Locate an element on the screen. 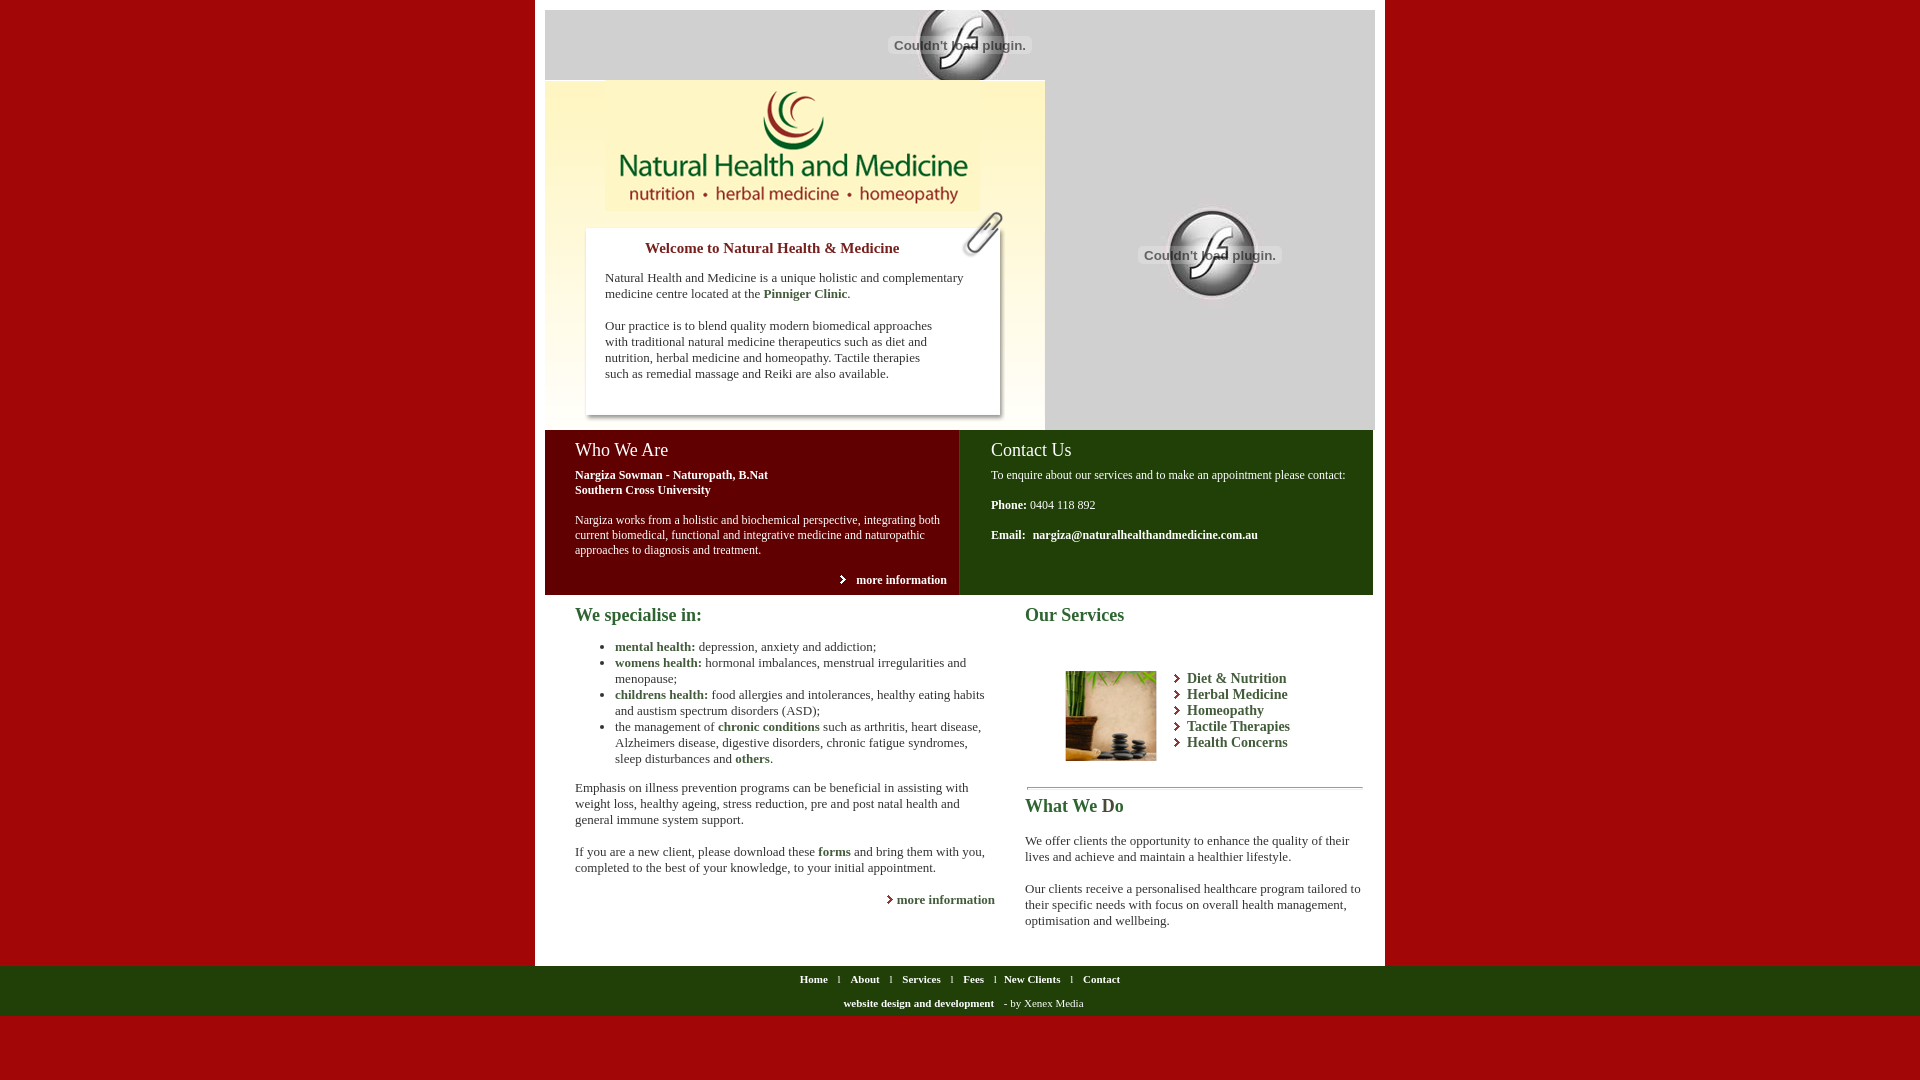 This screenshot has width=1920, height=1080. 'Homeopathy' is located at coordinates (1186, 709).